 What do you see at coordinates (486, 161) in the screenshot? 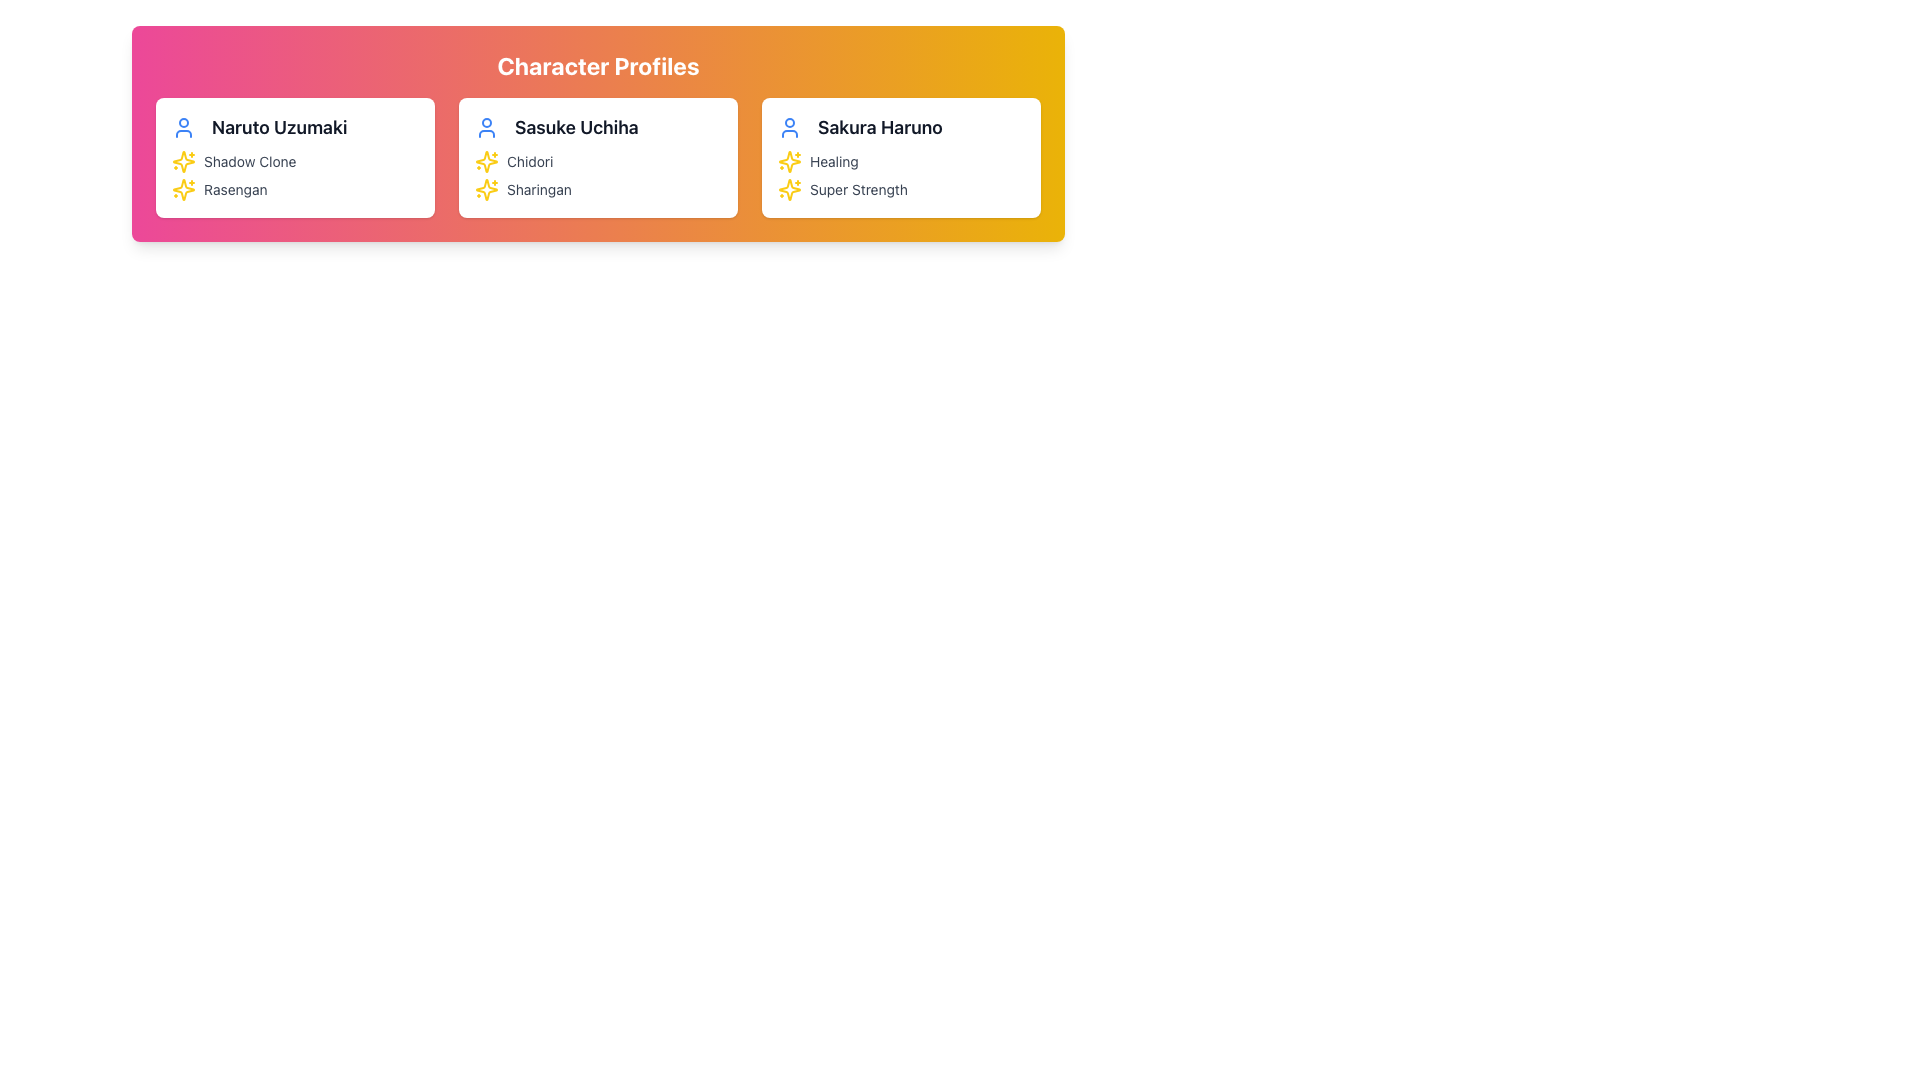
I see `the yellow sparkle icon located to the left of the 'Chidori' text within the 'Sasuke Uchiha' card to emphasize its importance` at bounding box center [486, 161].